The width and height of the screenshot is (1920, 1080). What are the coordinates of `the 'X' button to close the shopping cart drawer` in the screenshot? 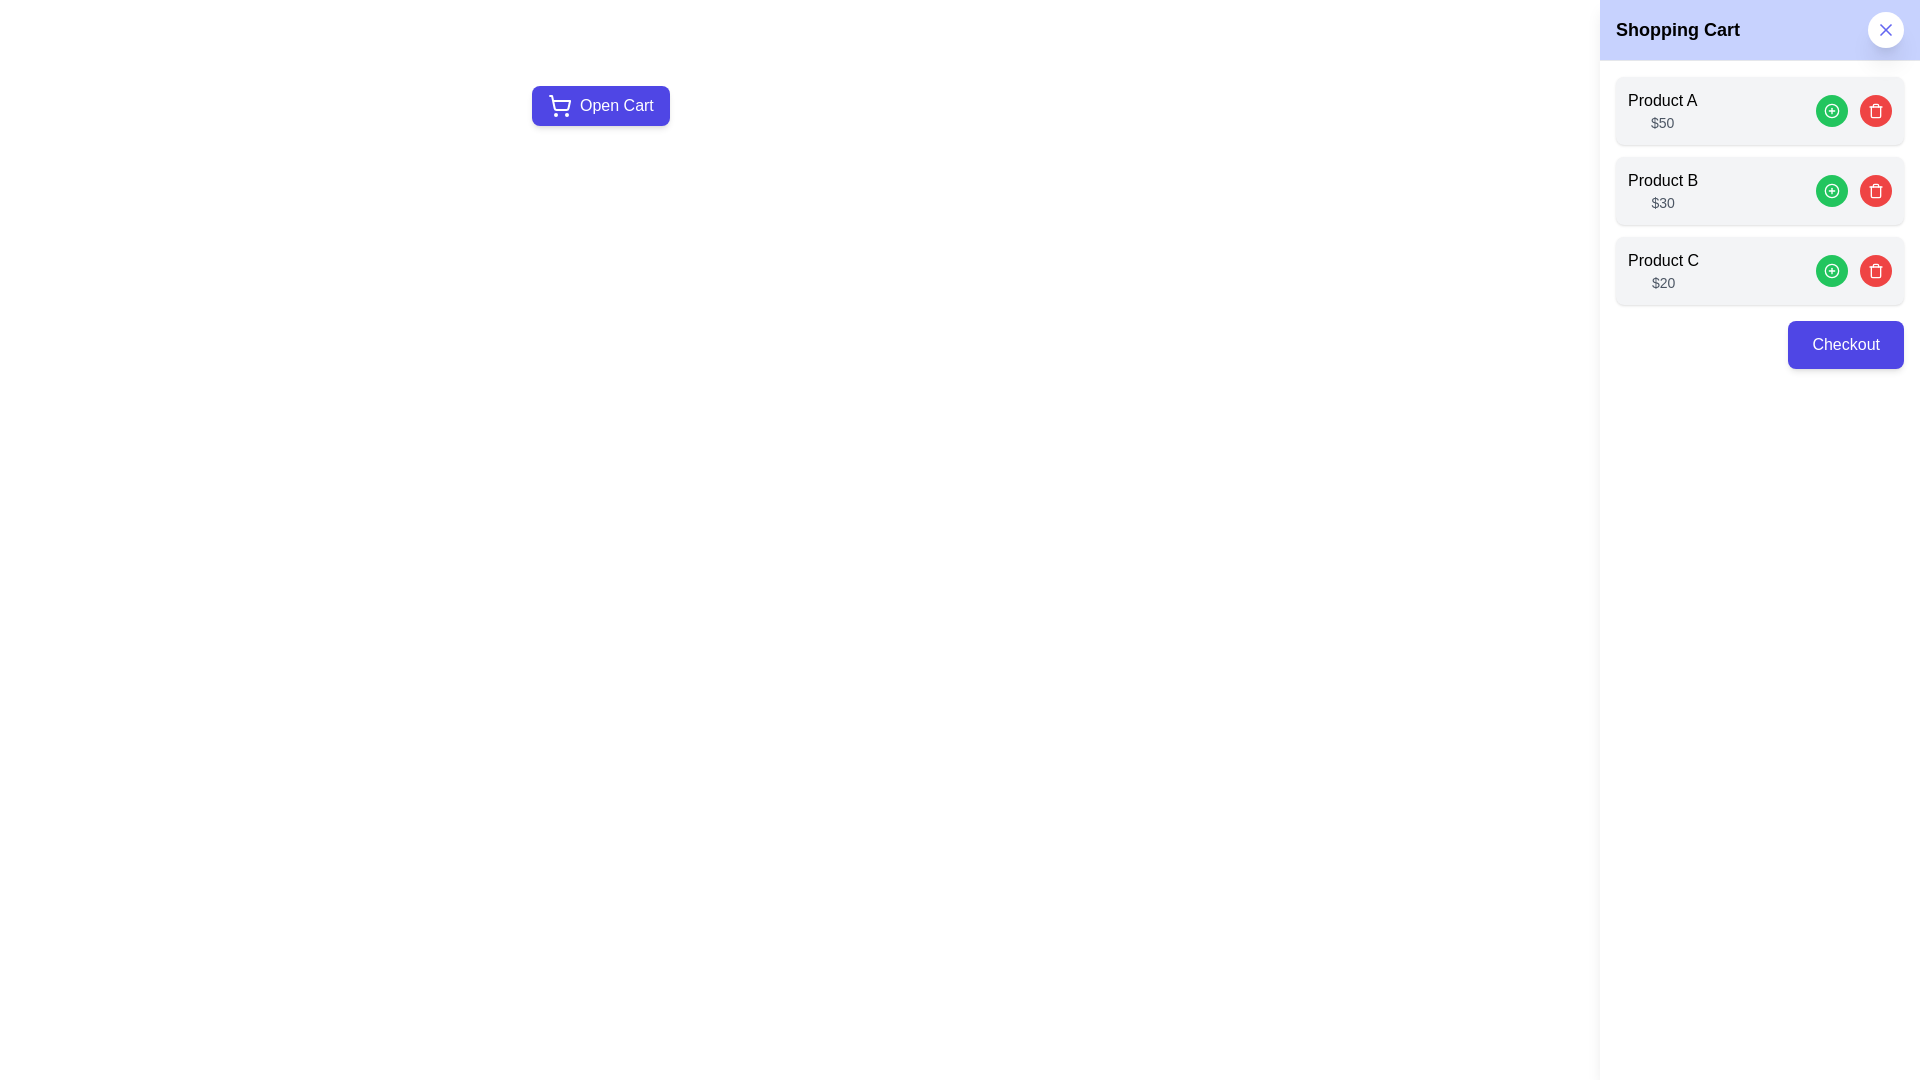 It's located at (1885, 30).